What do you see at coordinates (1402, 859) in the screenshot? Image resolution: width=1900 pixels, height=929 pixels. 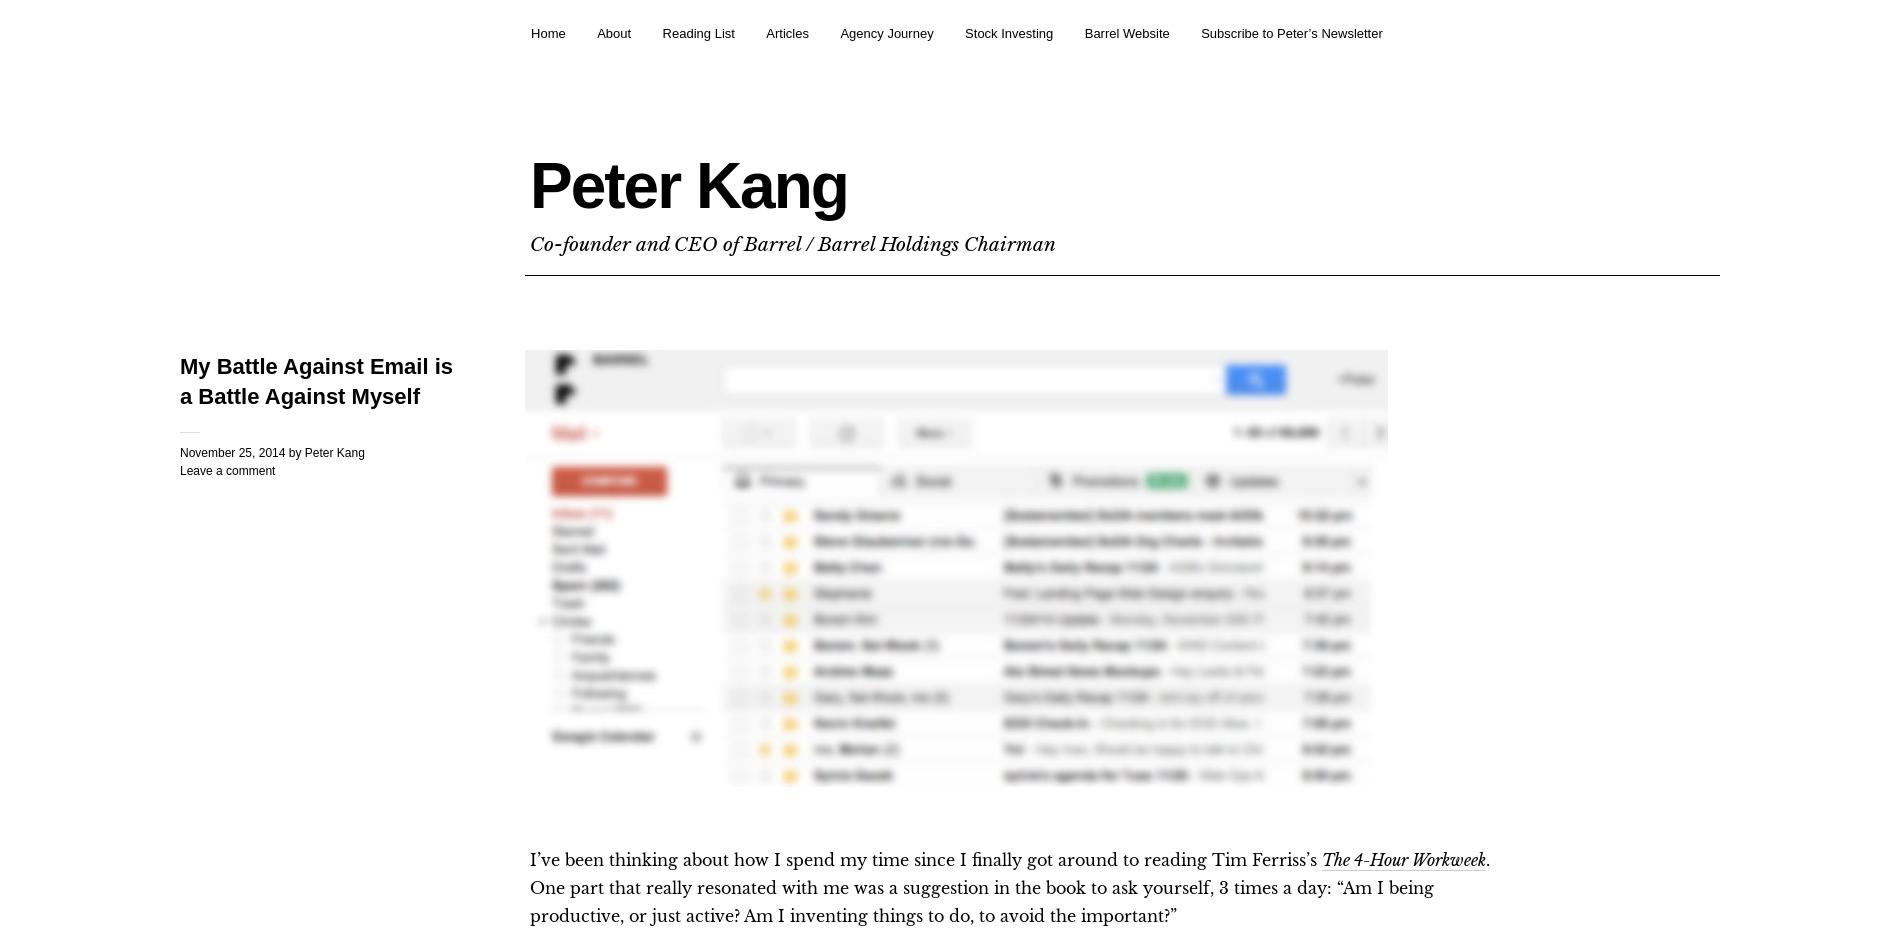 I see `'The 4-Hour Workweek'` at bounding box center [1402, 859].